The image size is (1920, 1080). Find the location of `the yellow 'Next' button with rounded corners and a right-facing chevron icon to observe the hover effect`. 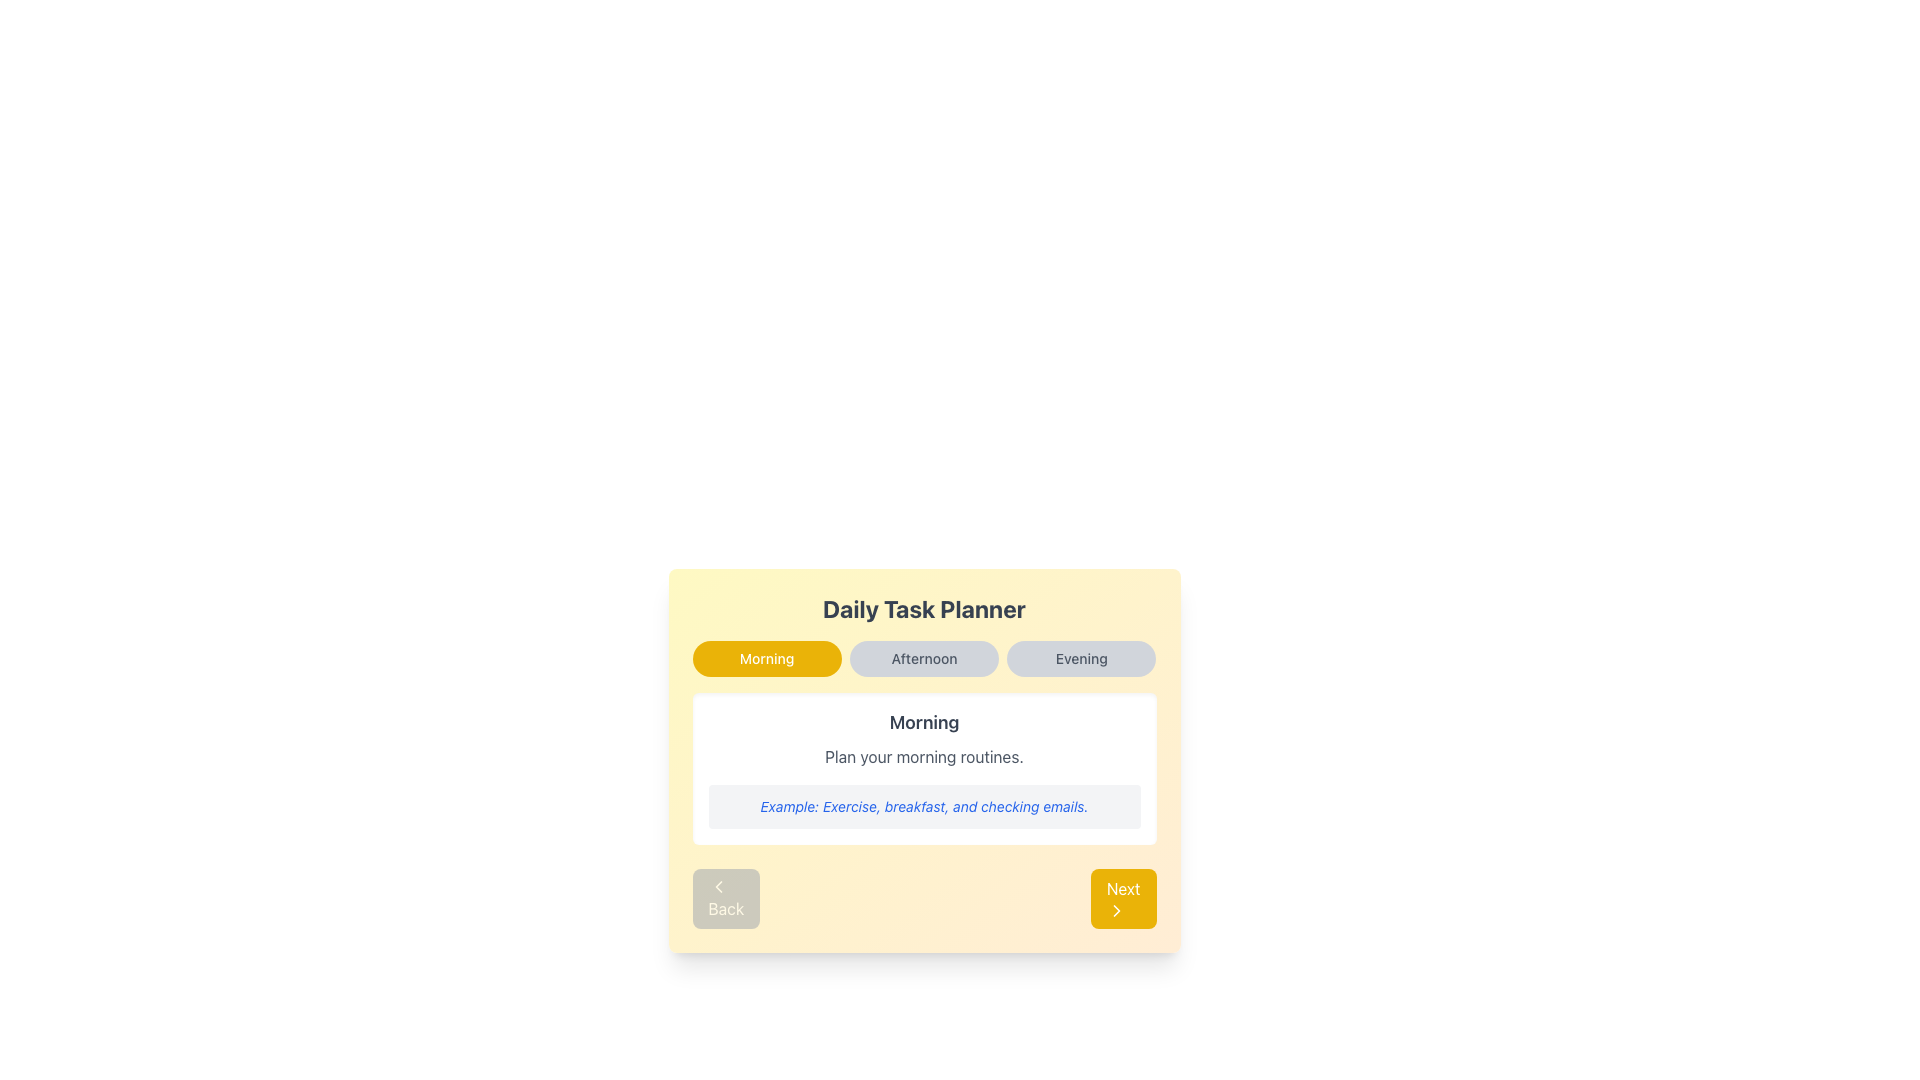

the yellow 'Next' button with rounded corners and a right-facing chevron icon to observe the hover effect is located at coordinates (1123, 897).